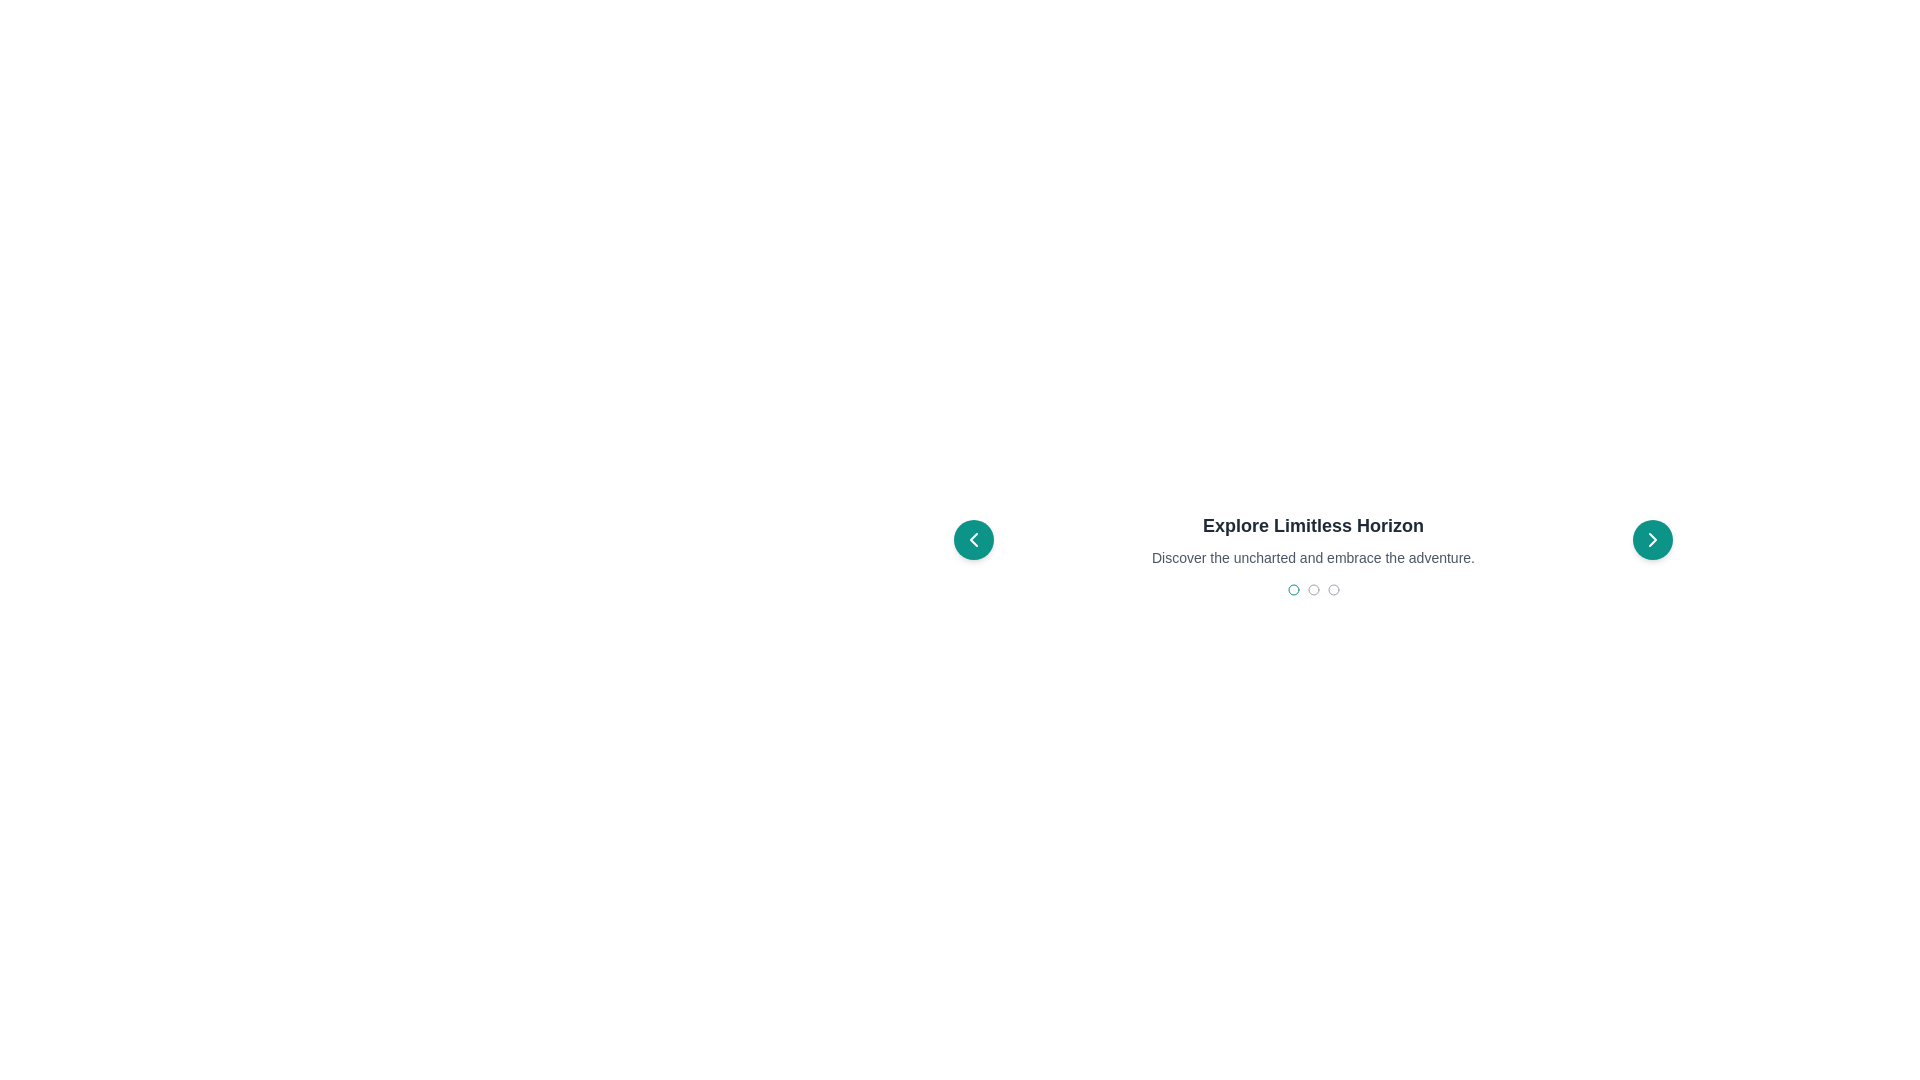 Image resolution: width=1920 pixels, height=1080 pixels. What do you see at coordinates (1313, 558) in the screenshot?
I see `text content element that displays 'Discover the uncharted and embrace the adventure.' which is styled in gray and positioned below the title 'Explore Limitless Horizon'` at bounding box center [1313, 558].